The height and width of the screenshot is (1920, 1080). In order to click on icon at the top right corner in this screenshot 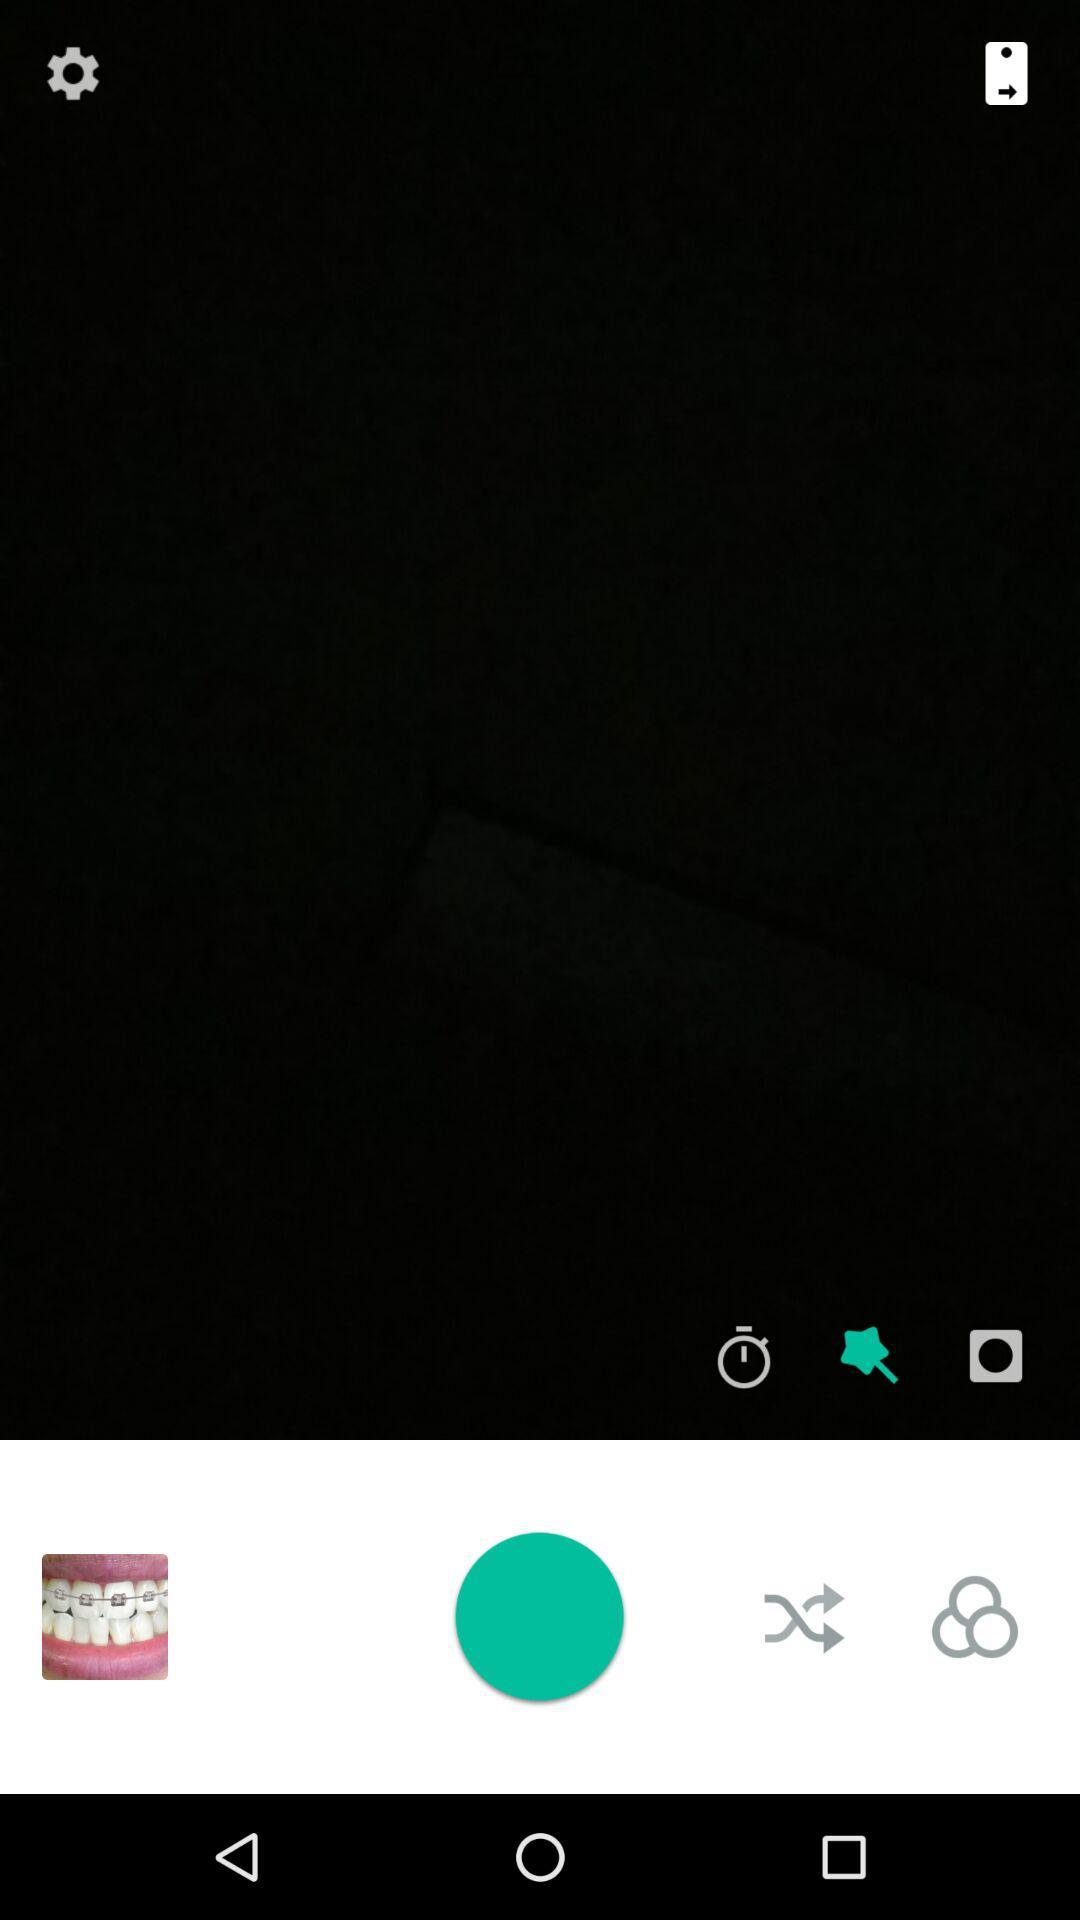, I will do `click(1006, 73)`.